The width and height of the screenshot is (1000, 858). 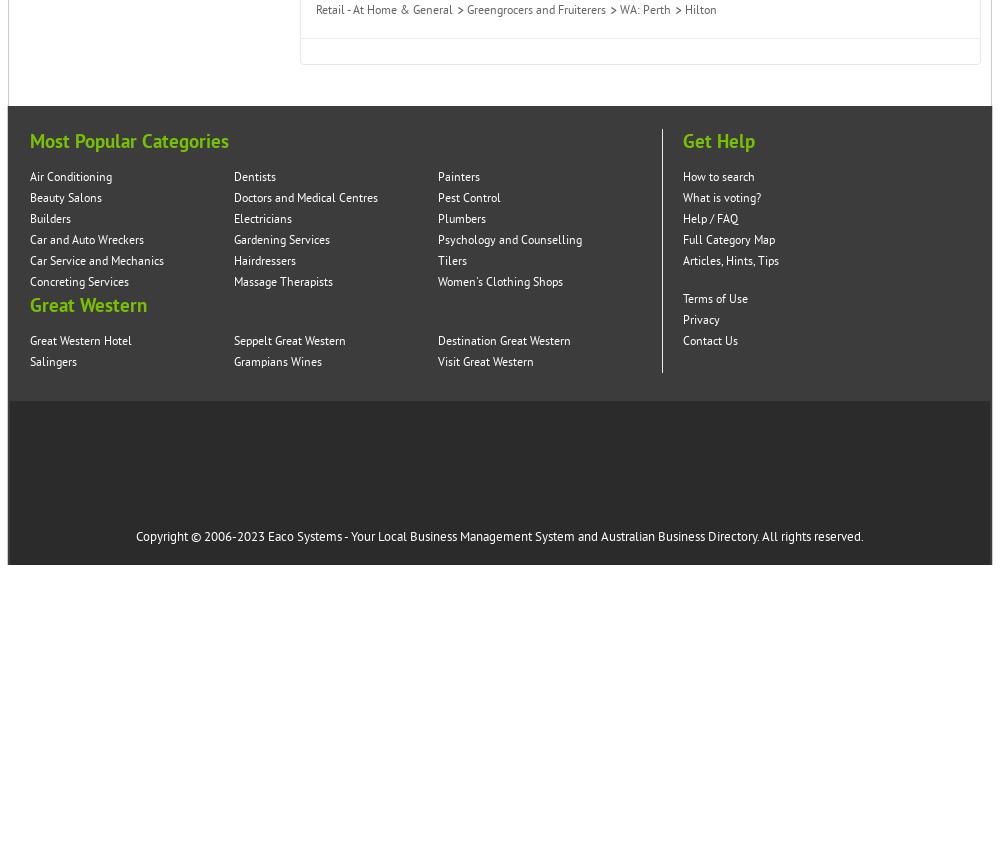 What do you see at coordinates (709, 340) in the screenshot?
I see `'Contact Us'` at bounding box center [709, 340].